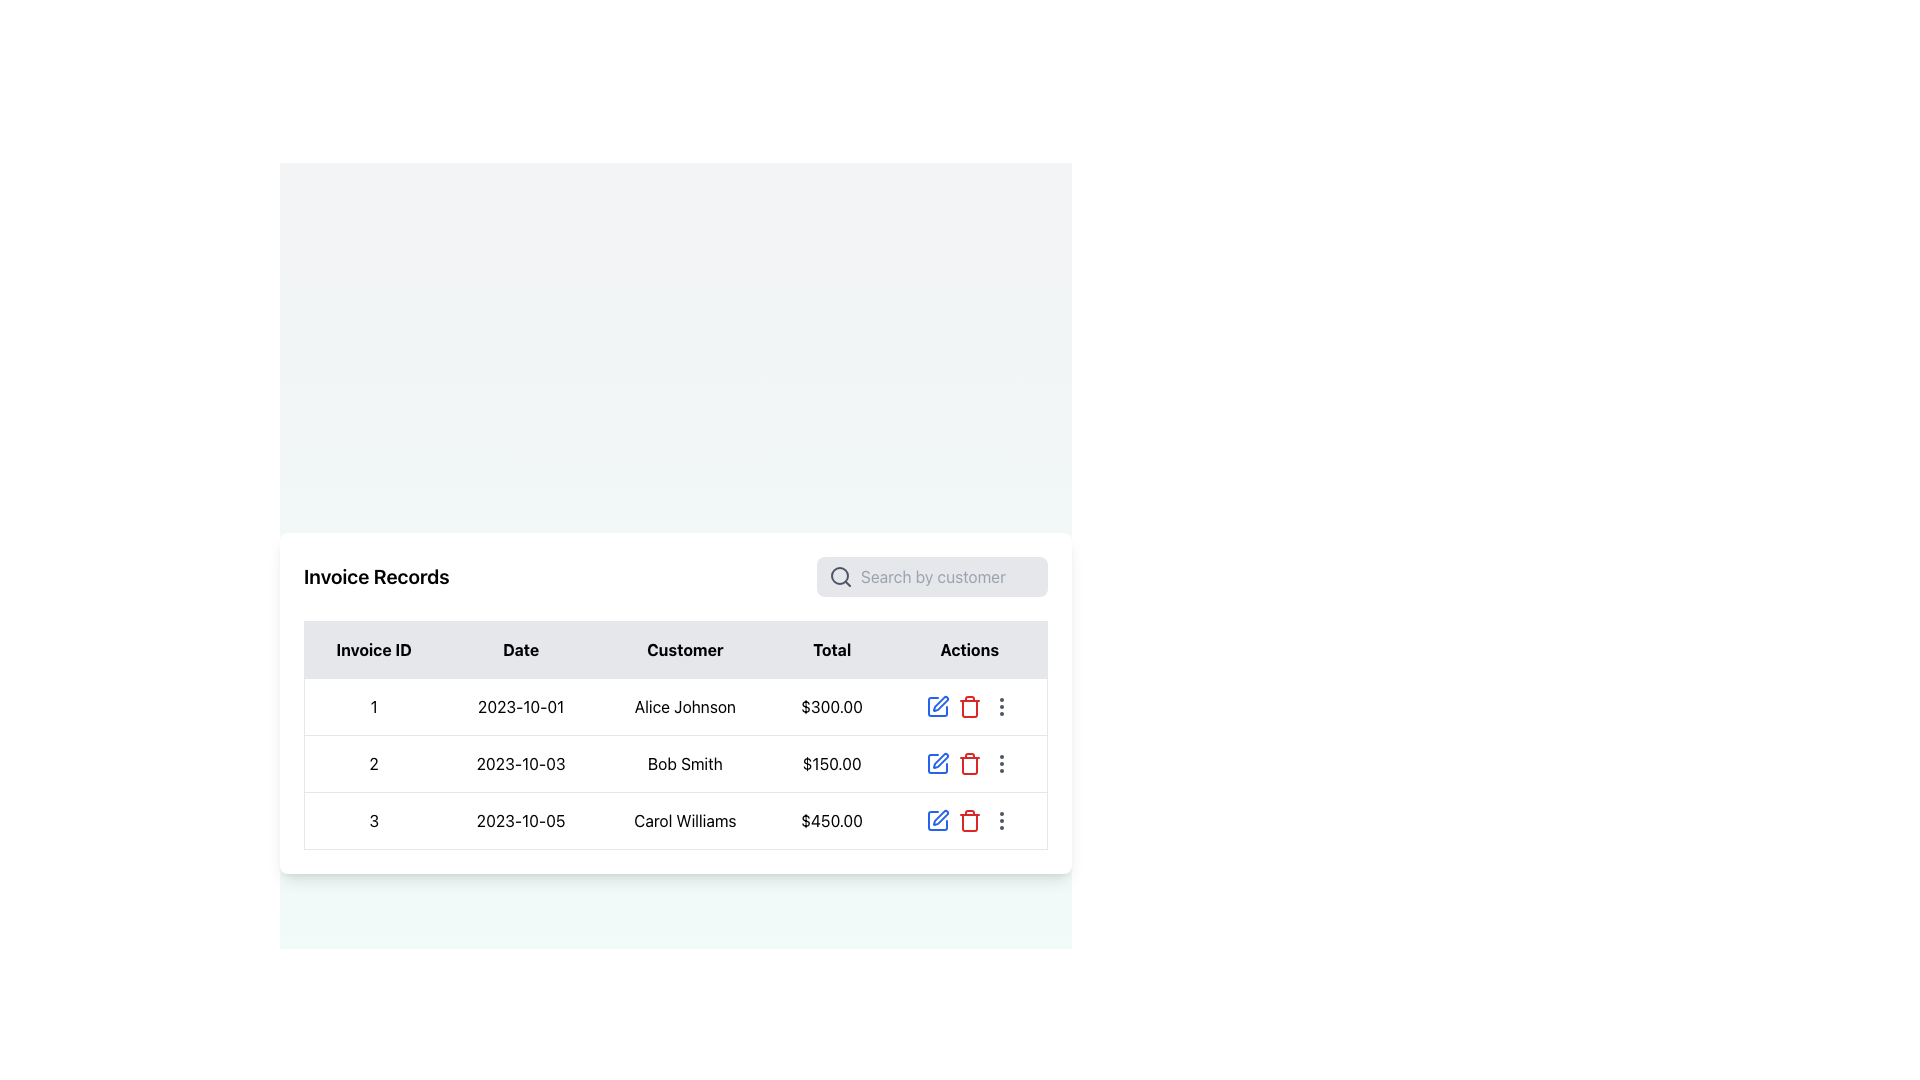 This screenshot has height=1080, width=1920. Describe the element at coordinates (936, 705) in the screenshot. I see `the edit button located in the 'Actions' column of the first row in the table to observe hover effects` at that location.